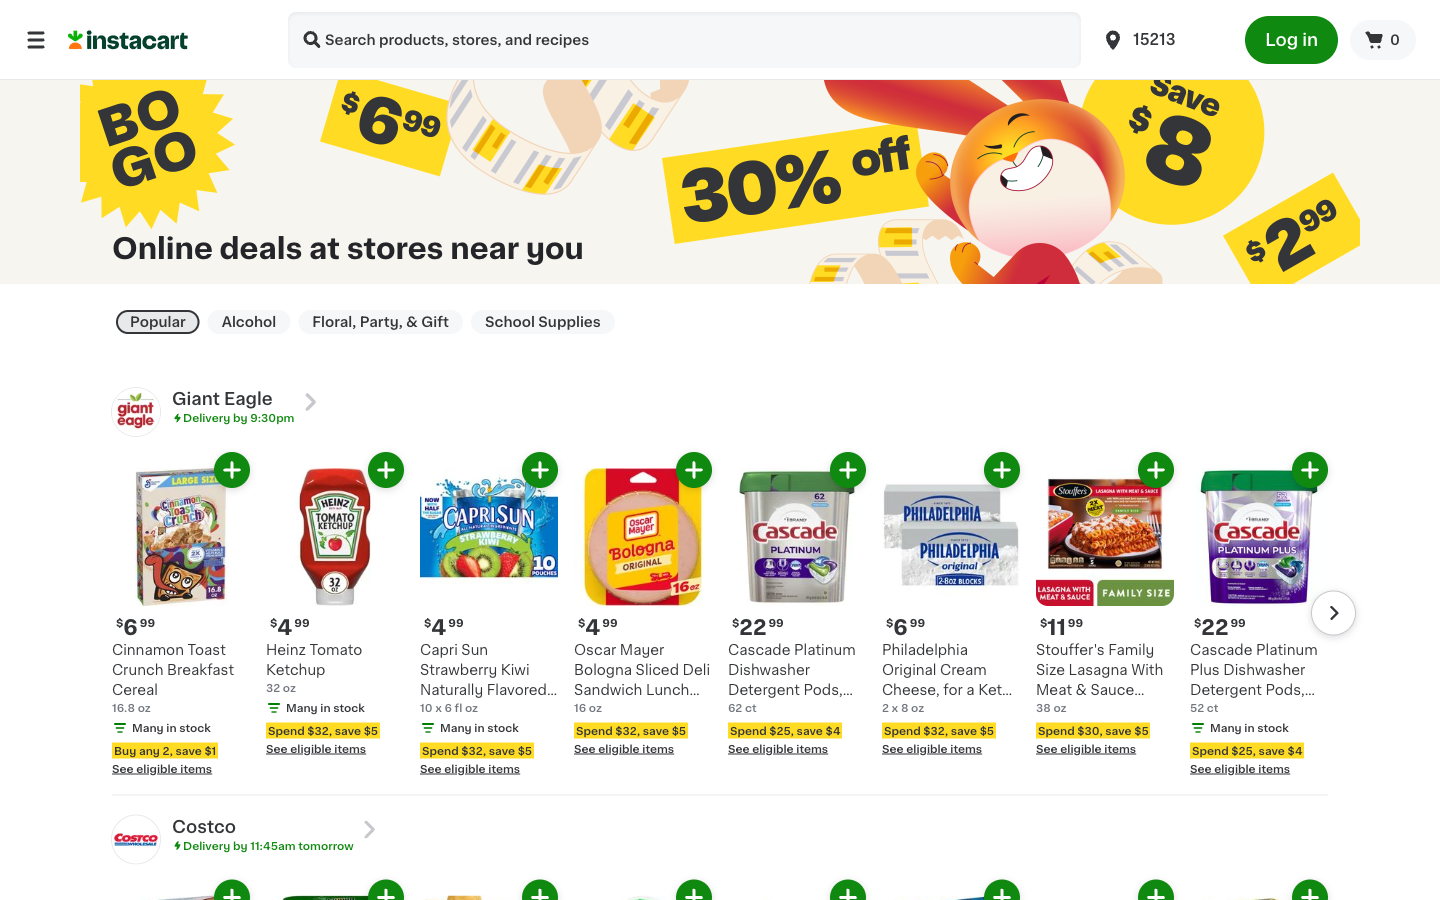  I want to click on Sort by Alcohol Category, so click(247, 321).